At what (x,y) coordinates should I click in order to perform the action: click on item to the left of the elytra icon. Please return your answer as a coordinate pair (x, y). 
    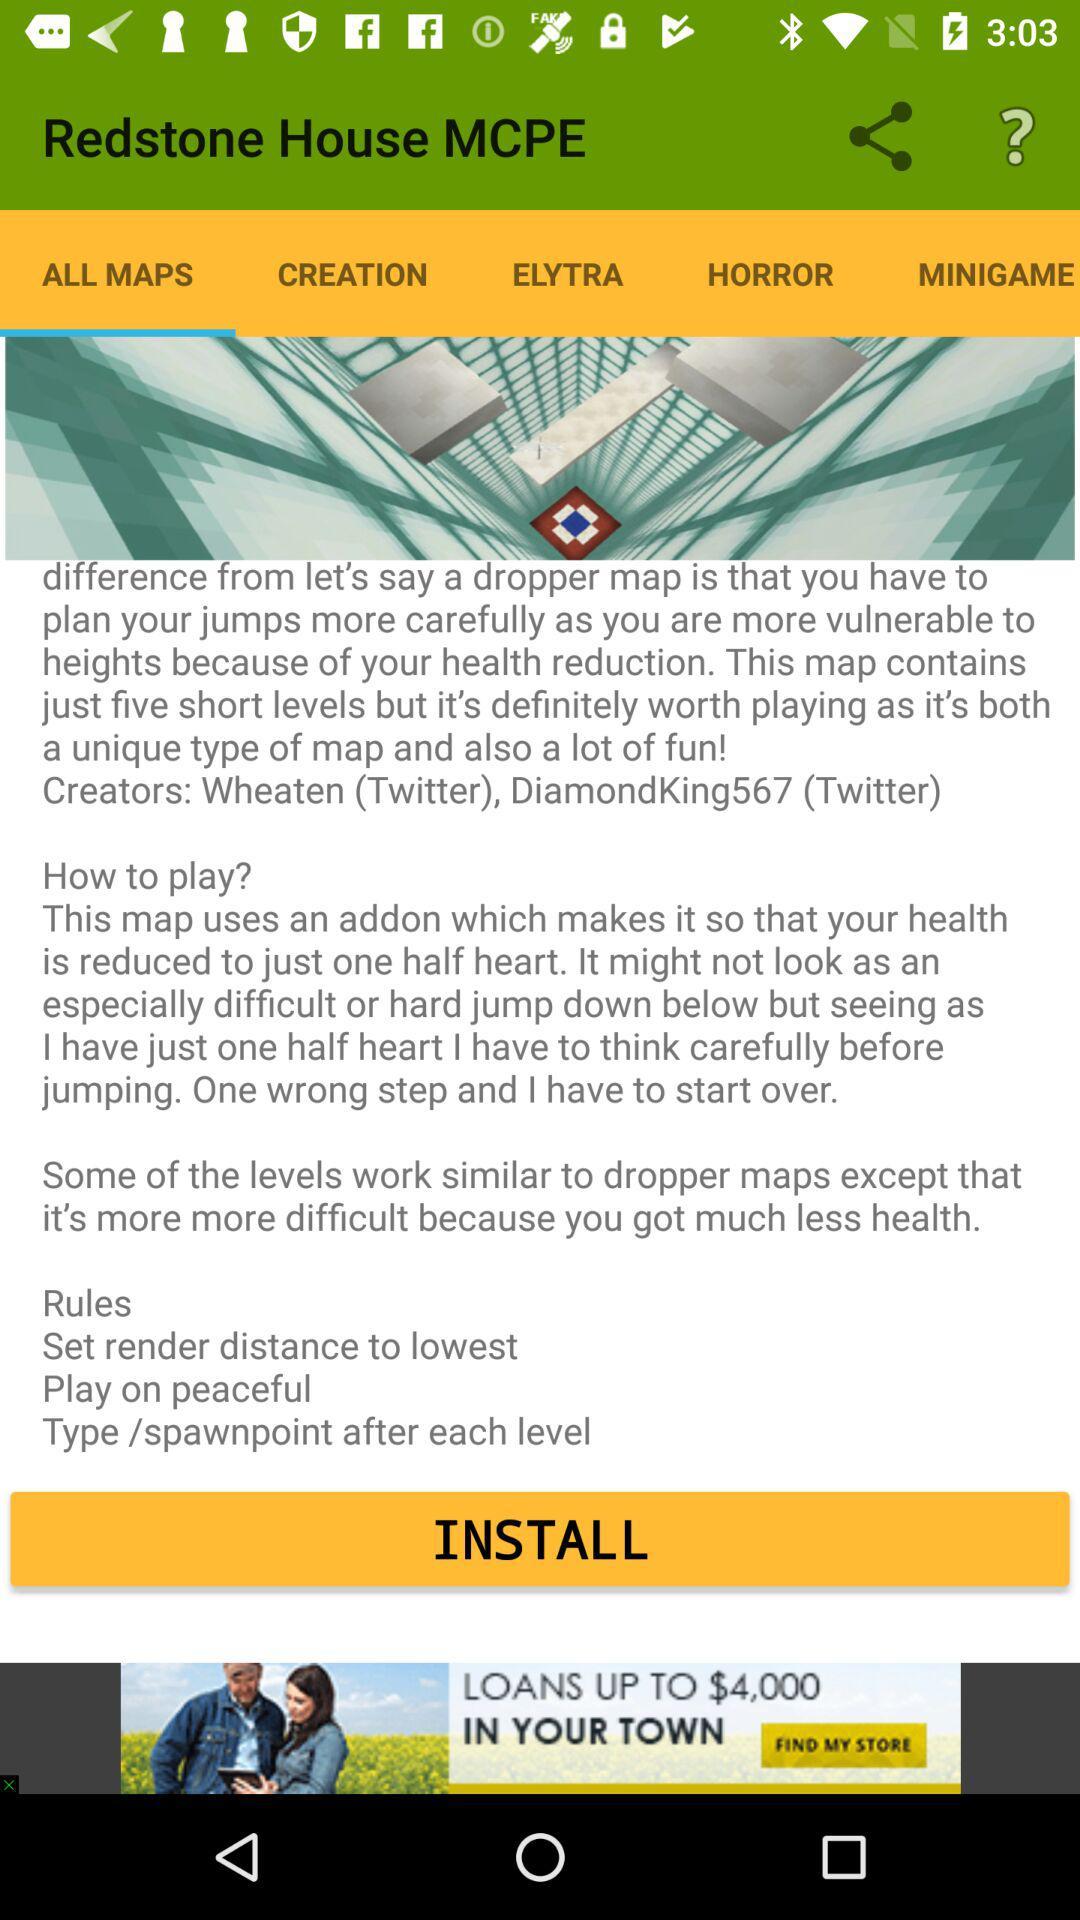
    Looking at the image, I should click on (351, 272).